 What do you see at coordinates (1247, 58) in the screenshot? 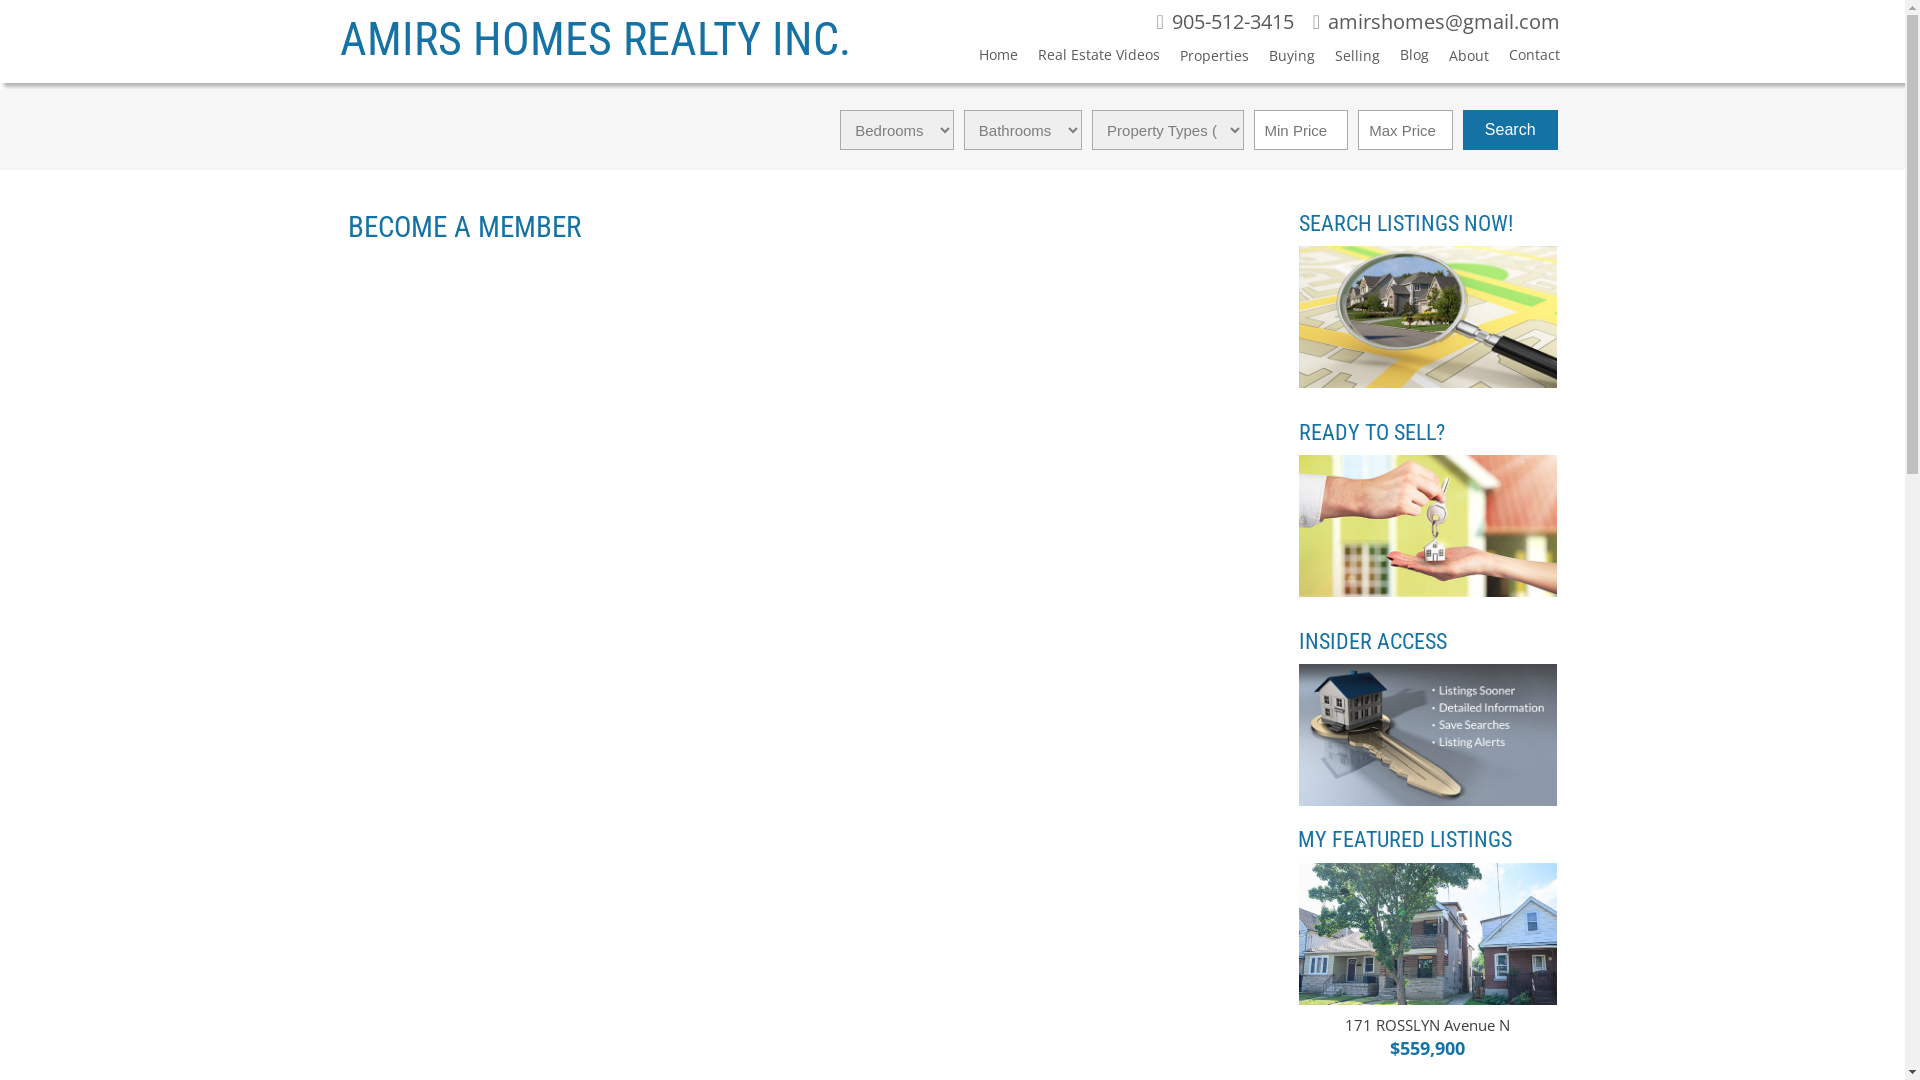
I see `'Buying'` at bounding box center [1247, 58].